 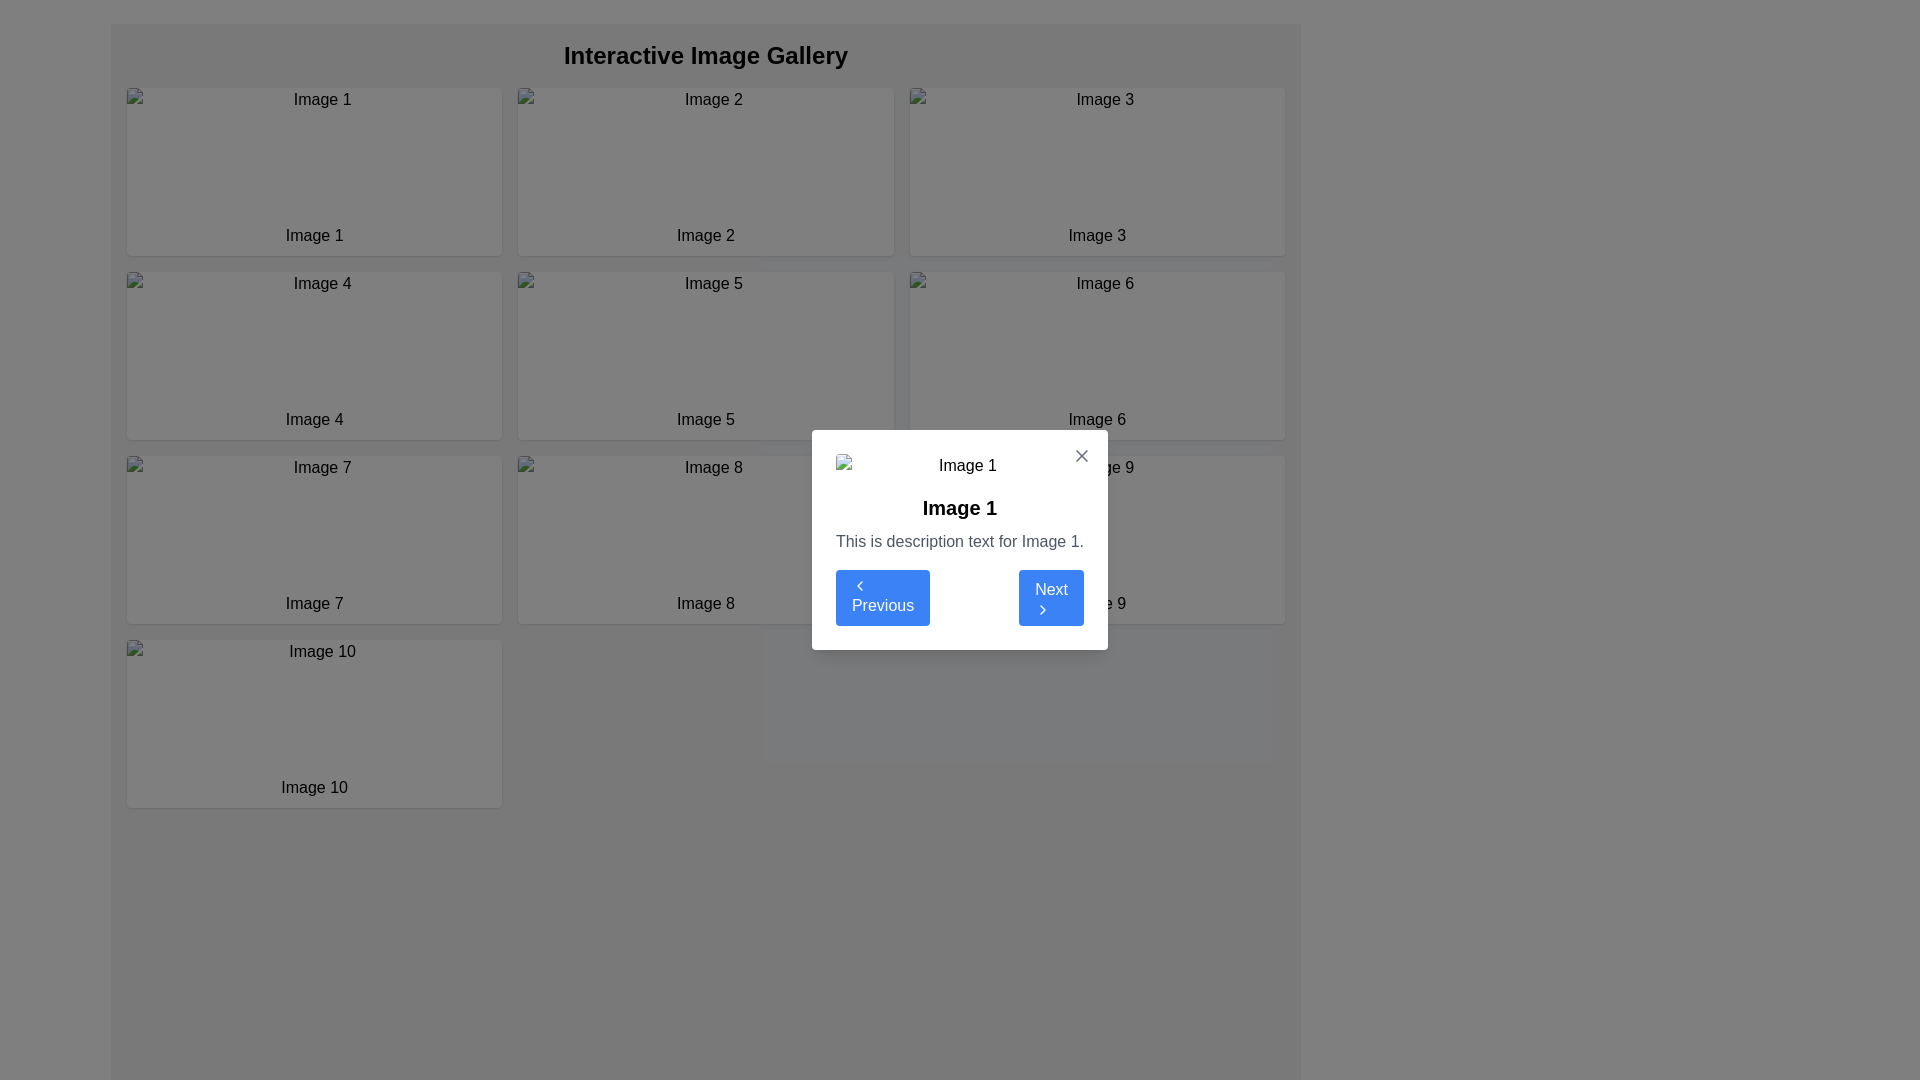 What do you see at coordinates (705, 540) in the screenshot?
I see `the eighth card in the grid layout that displays an image with the caption 'Image 8' for accessibility` at bounding box center [705, 540].